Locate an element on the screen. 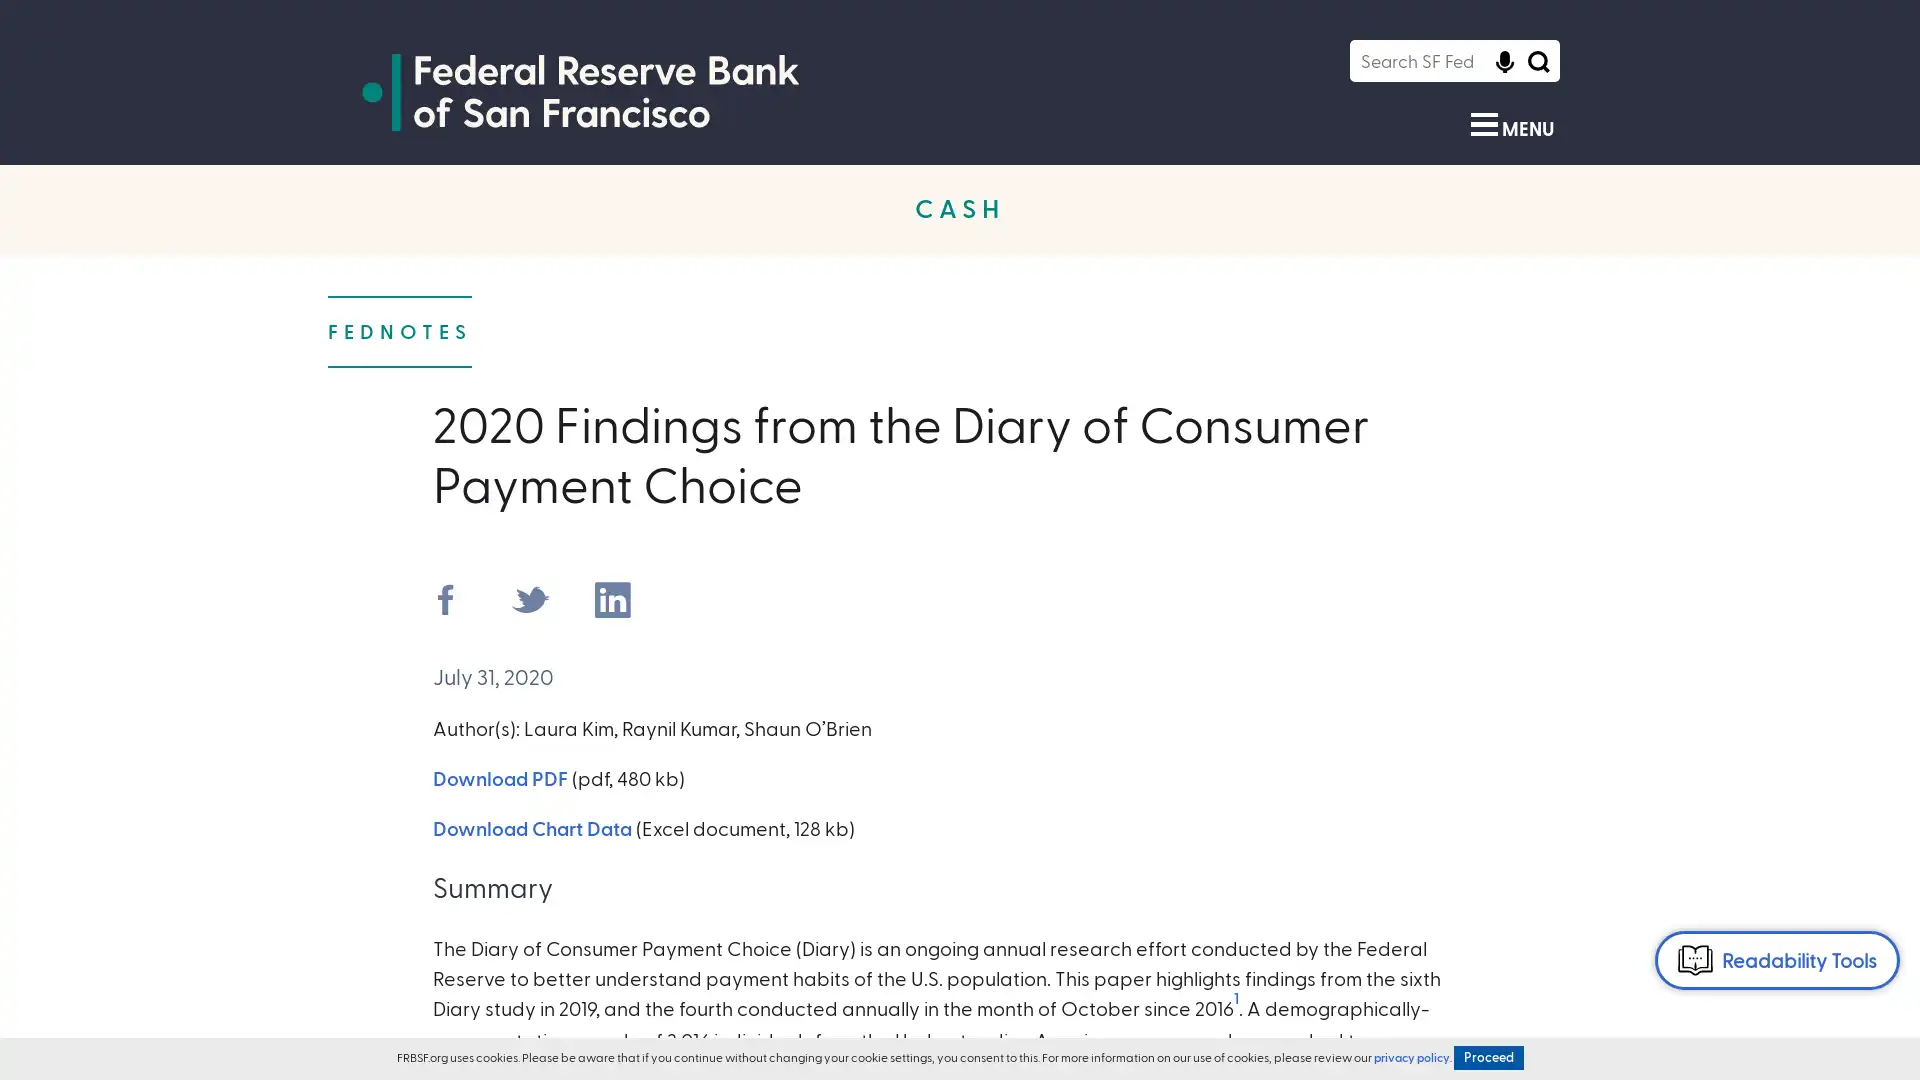 The width and height of the screenshot is (1920, 1080). Click to start voice recognition Click to start voice recognition of search query is located at coordinates (1505, 60).